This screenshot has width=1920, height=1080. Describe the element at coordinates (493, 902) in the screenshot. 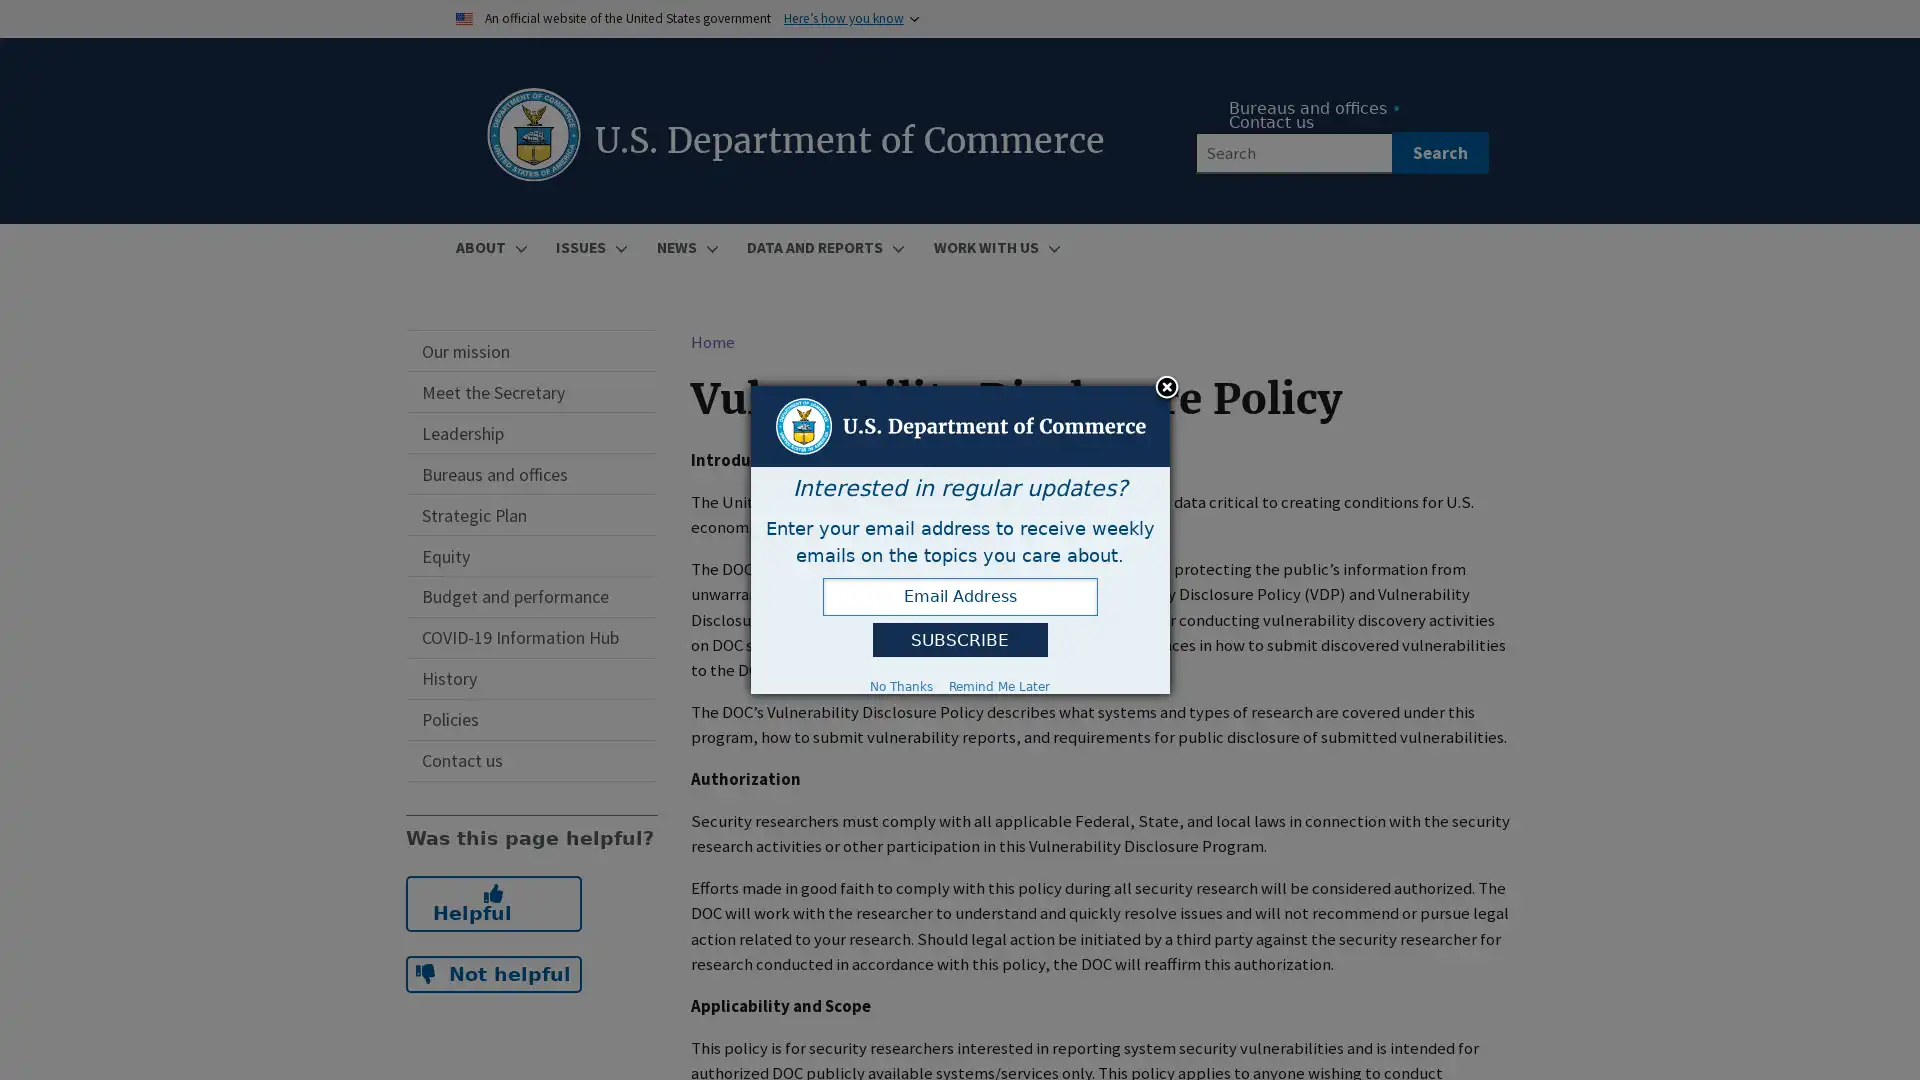

I see `Helpful` at that location.